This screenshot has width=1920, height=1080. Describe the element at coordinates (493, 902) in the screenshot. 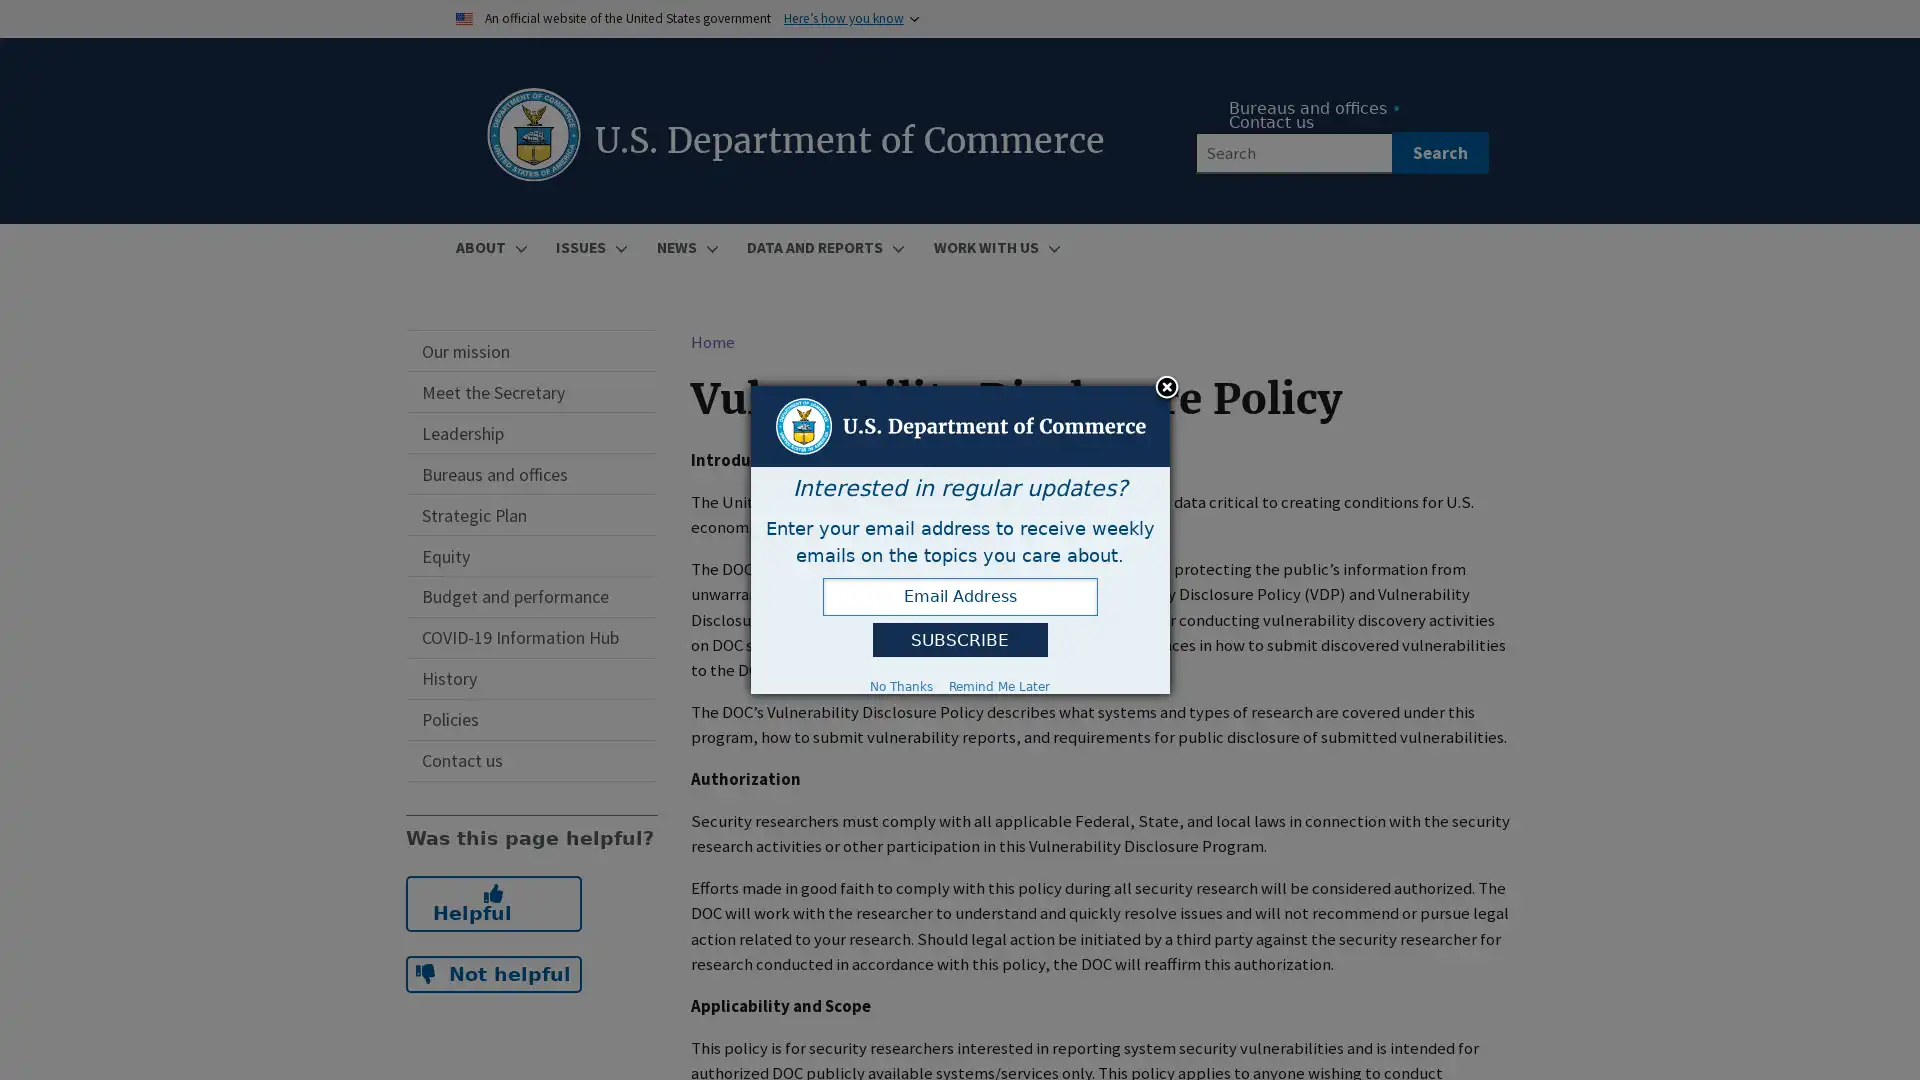

I see `Helpful` at that location.